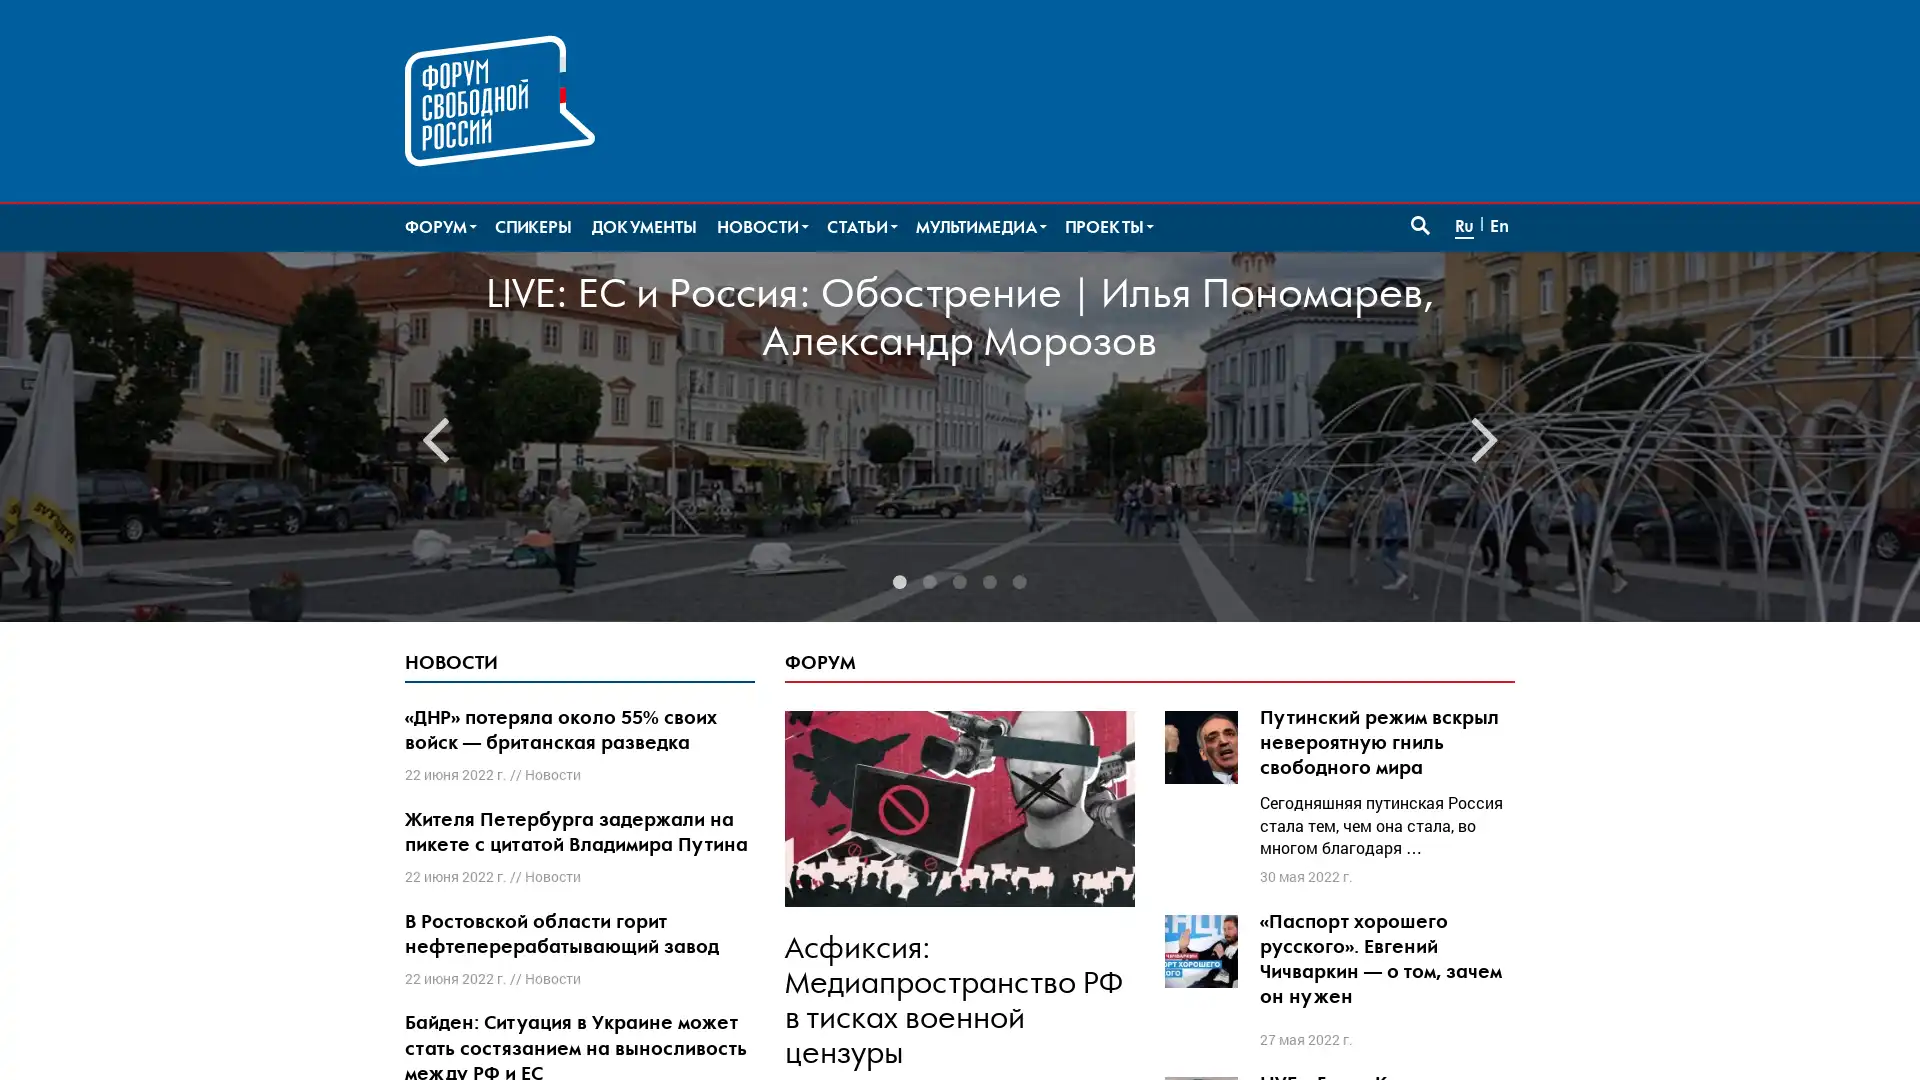  I want to click on Previous, so click(434, 435).